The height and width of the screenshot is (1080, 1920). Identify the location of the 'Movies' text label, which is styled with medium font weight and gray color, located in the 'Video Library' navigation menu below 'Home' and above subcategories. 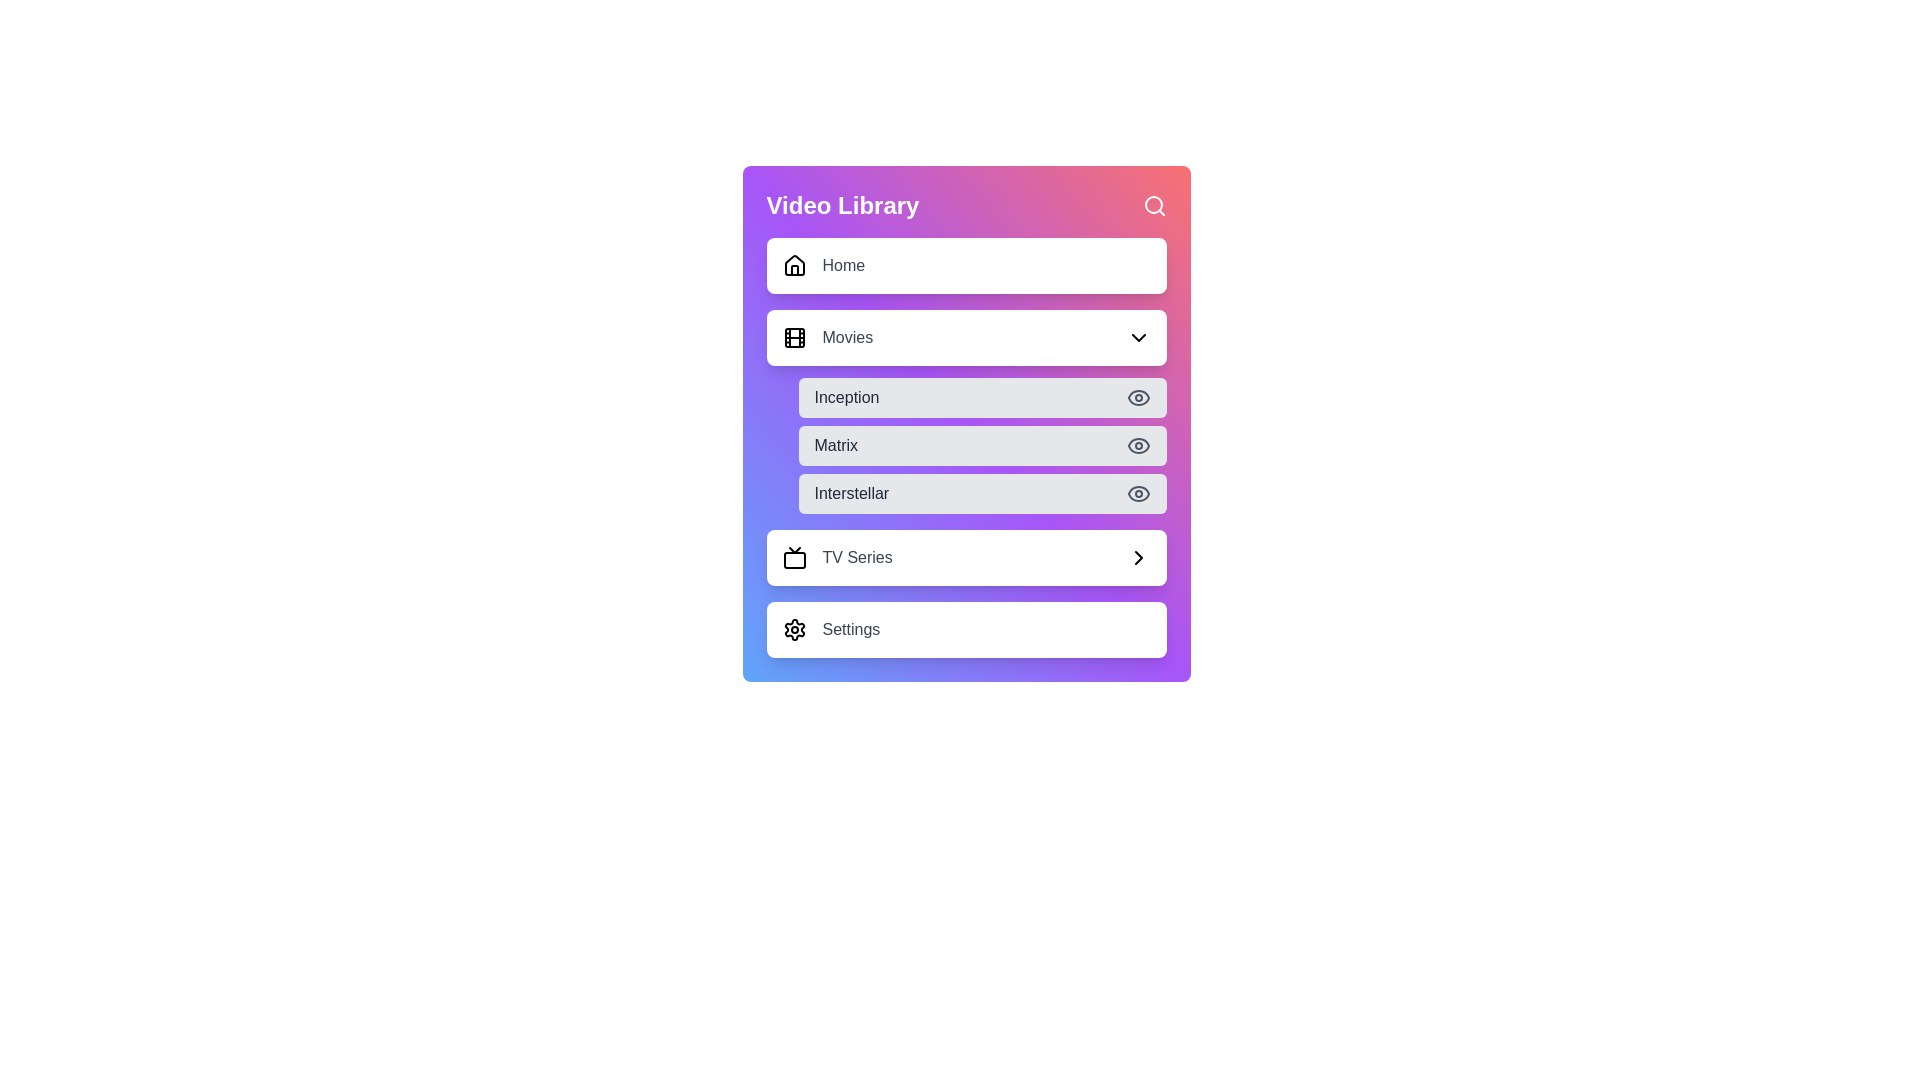
(847, 337).